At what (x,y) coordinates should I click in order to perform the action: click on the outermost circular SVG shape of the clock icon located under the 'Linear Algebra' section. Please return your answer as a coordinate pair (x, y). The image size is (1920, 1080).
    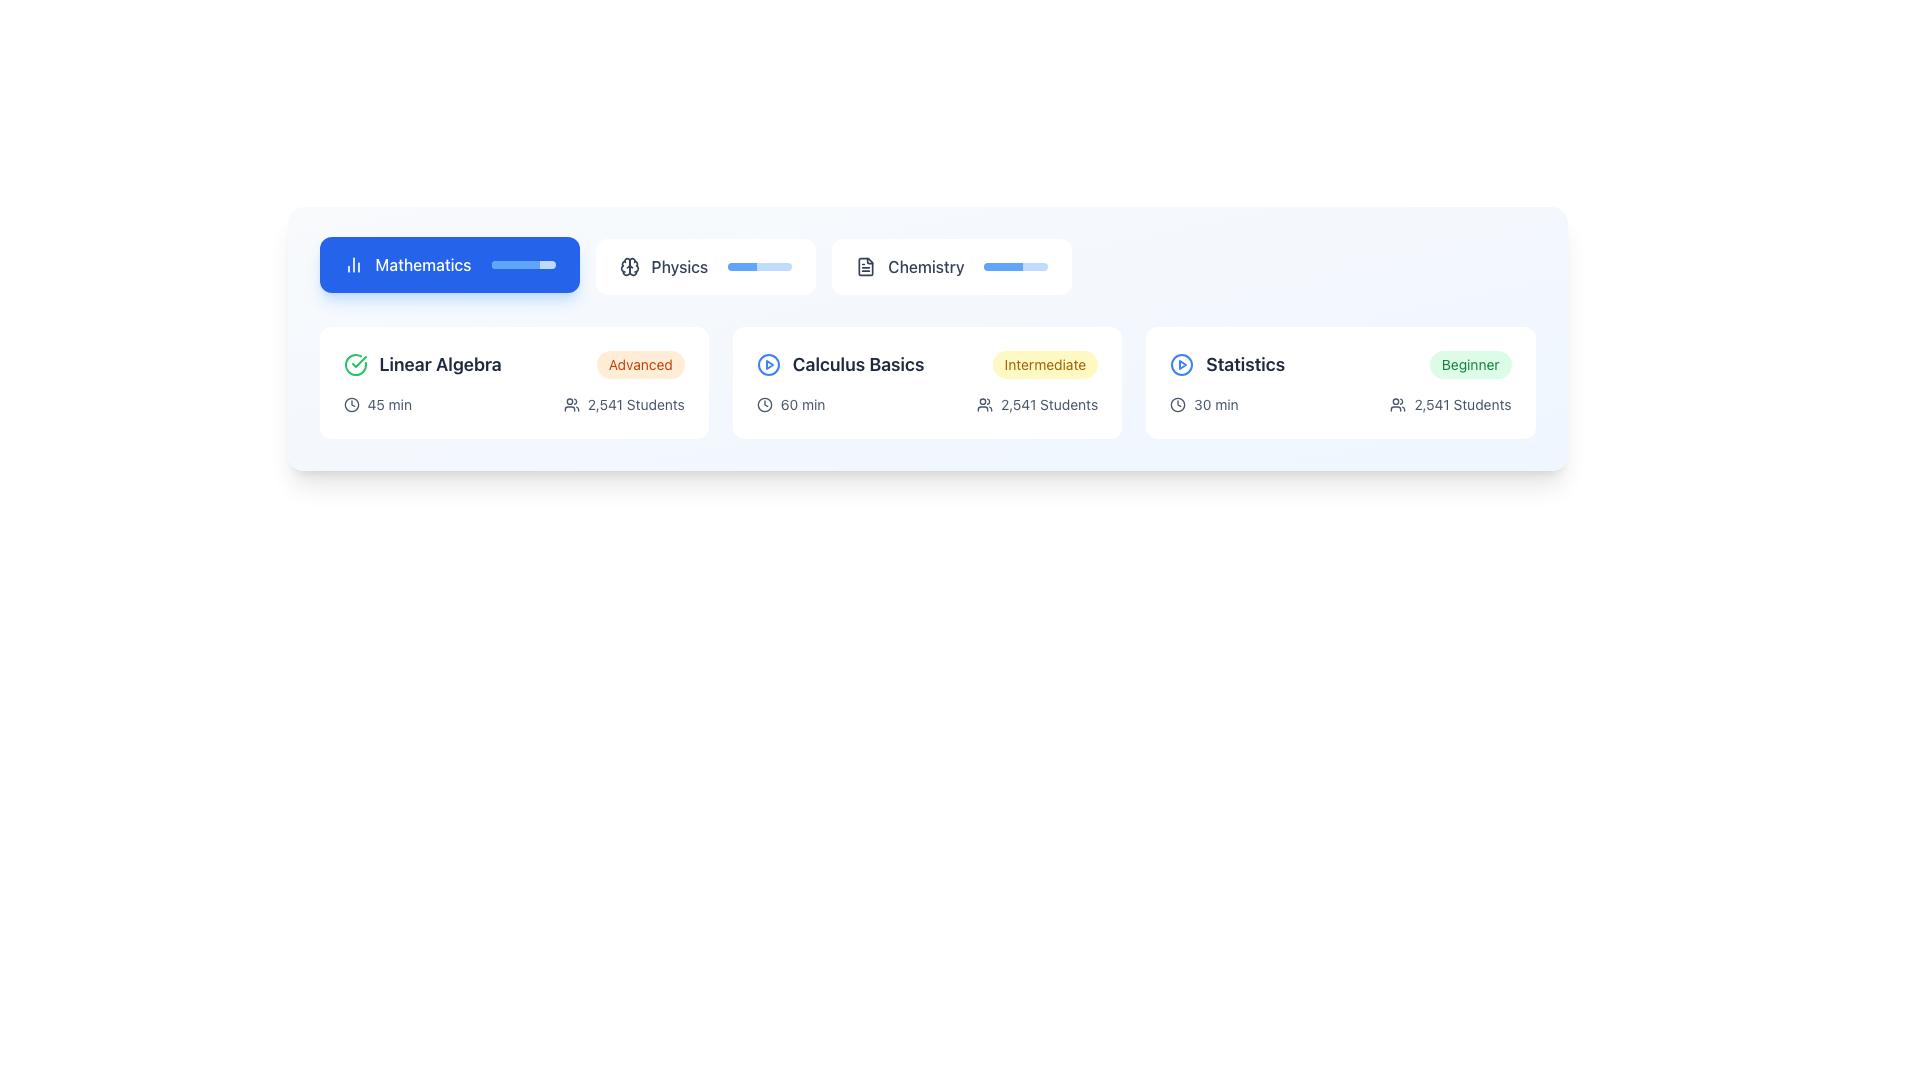
    Looking at the image, I should click on (351, 405).